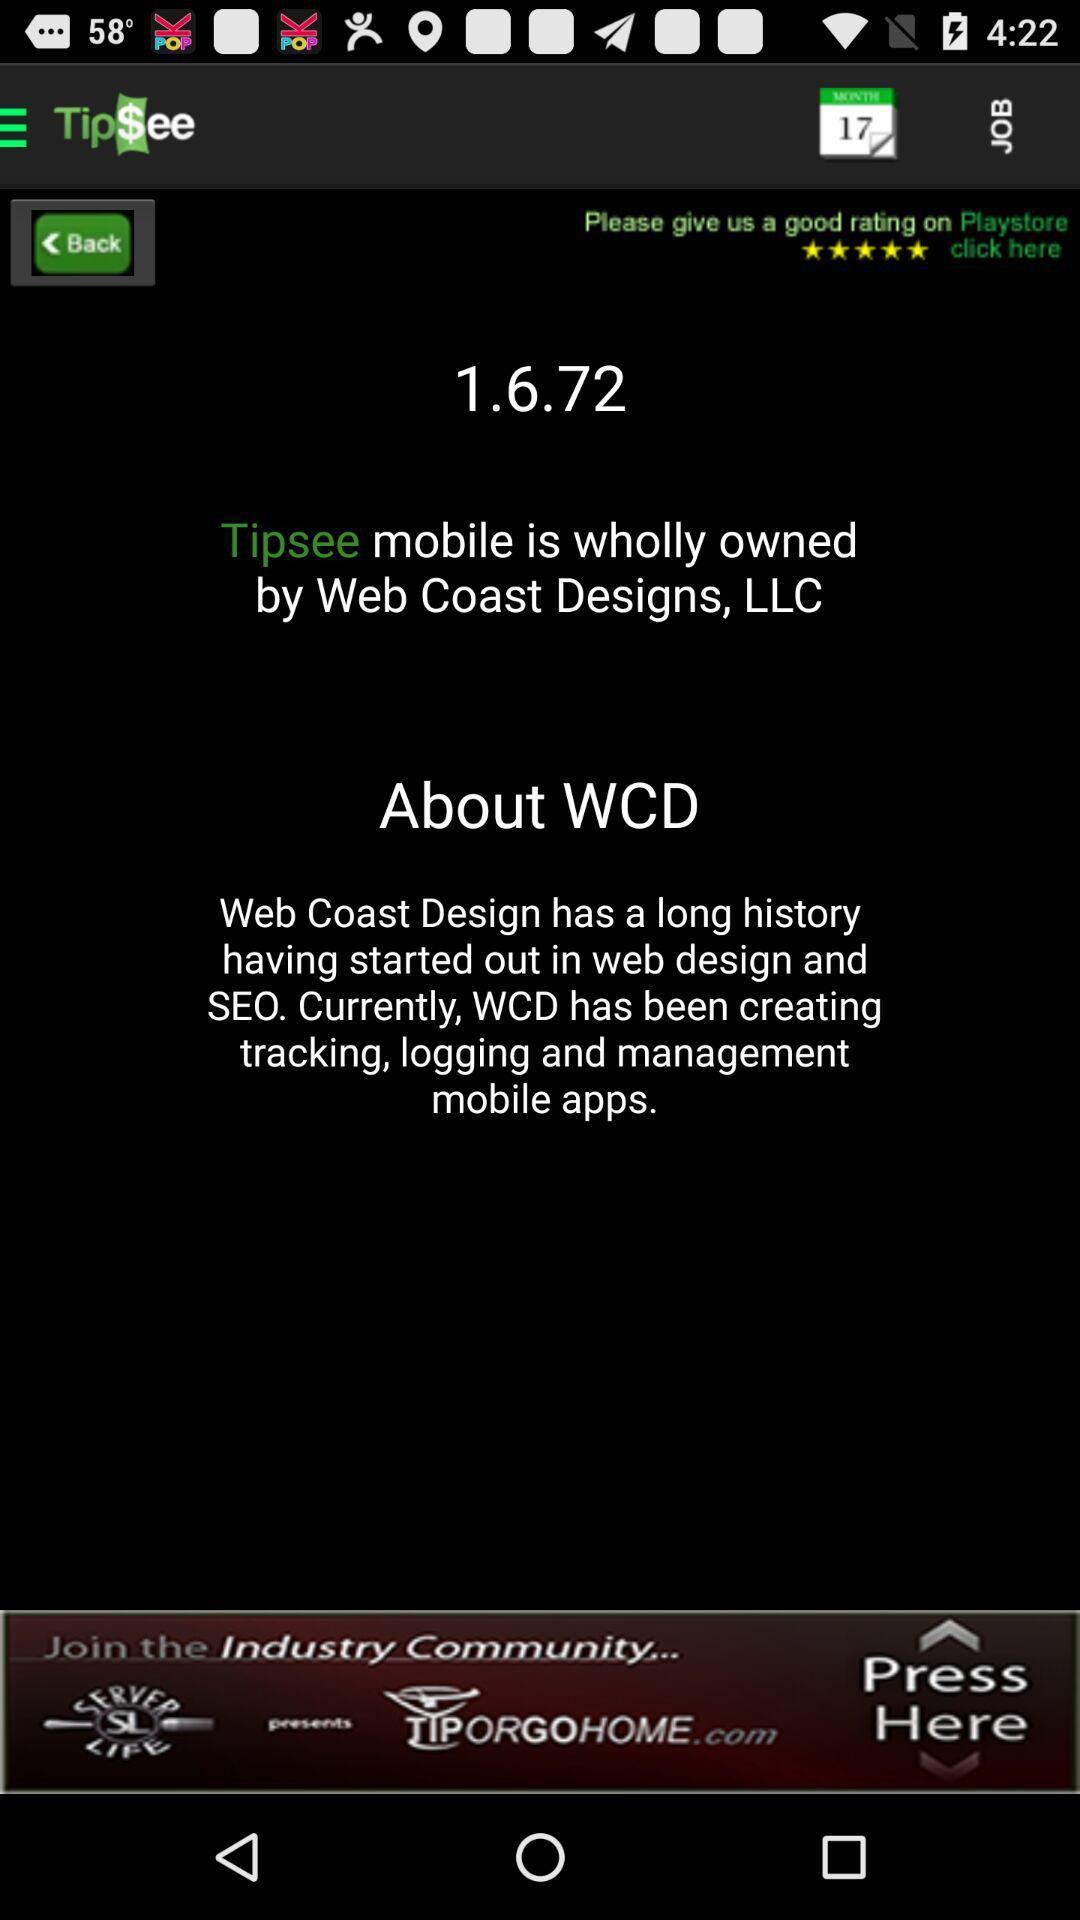 This screenshot has width=1080, height=1920. I want to click on the tipsee mobile is, so click(538, 593).